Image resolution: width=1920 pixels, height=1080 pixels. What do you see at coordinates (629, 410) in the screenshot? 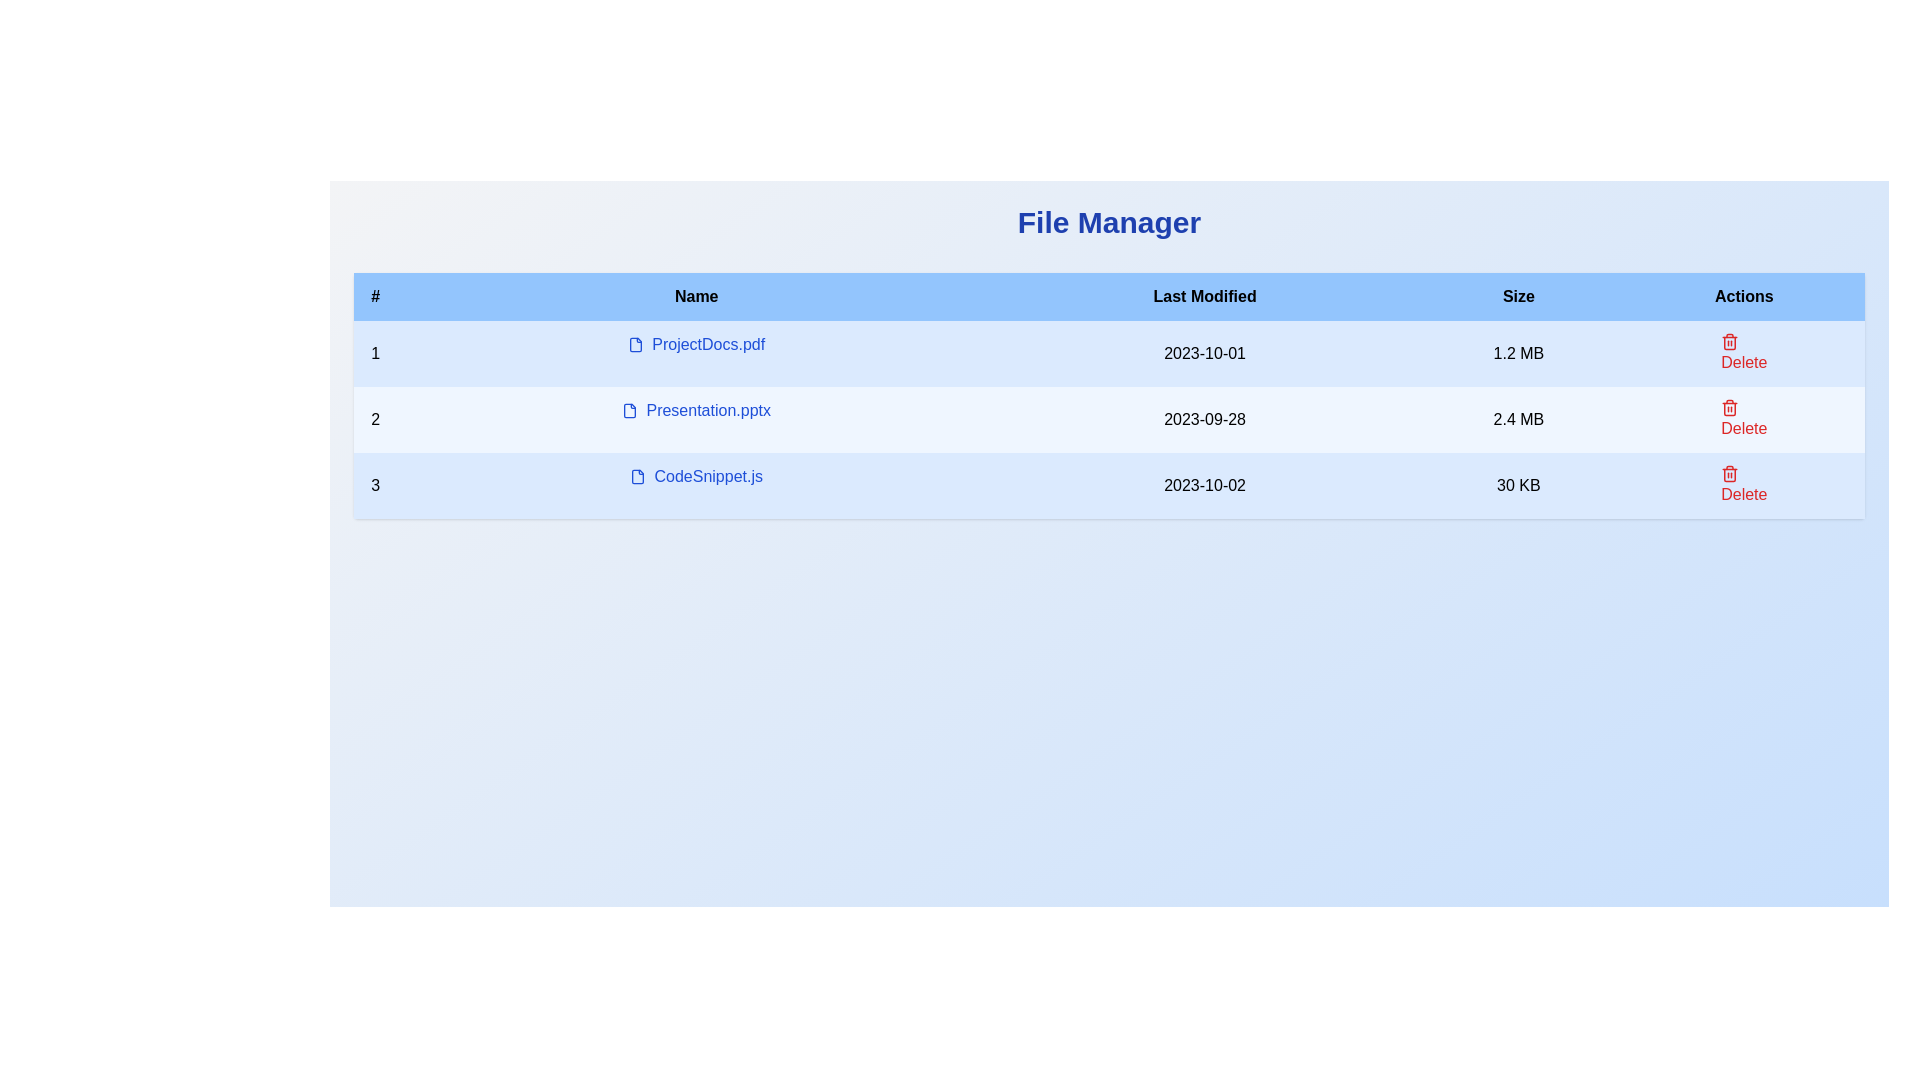
I see `the document icon with a blue outline` at bounding box center [629, 410].